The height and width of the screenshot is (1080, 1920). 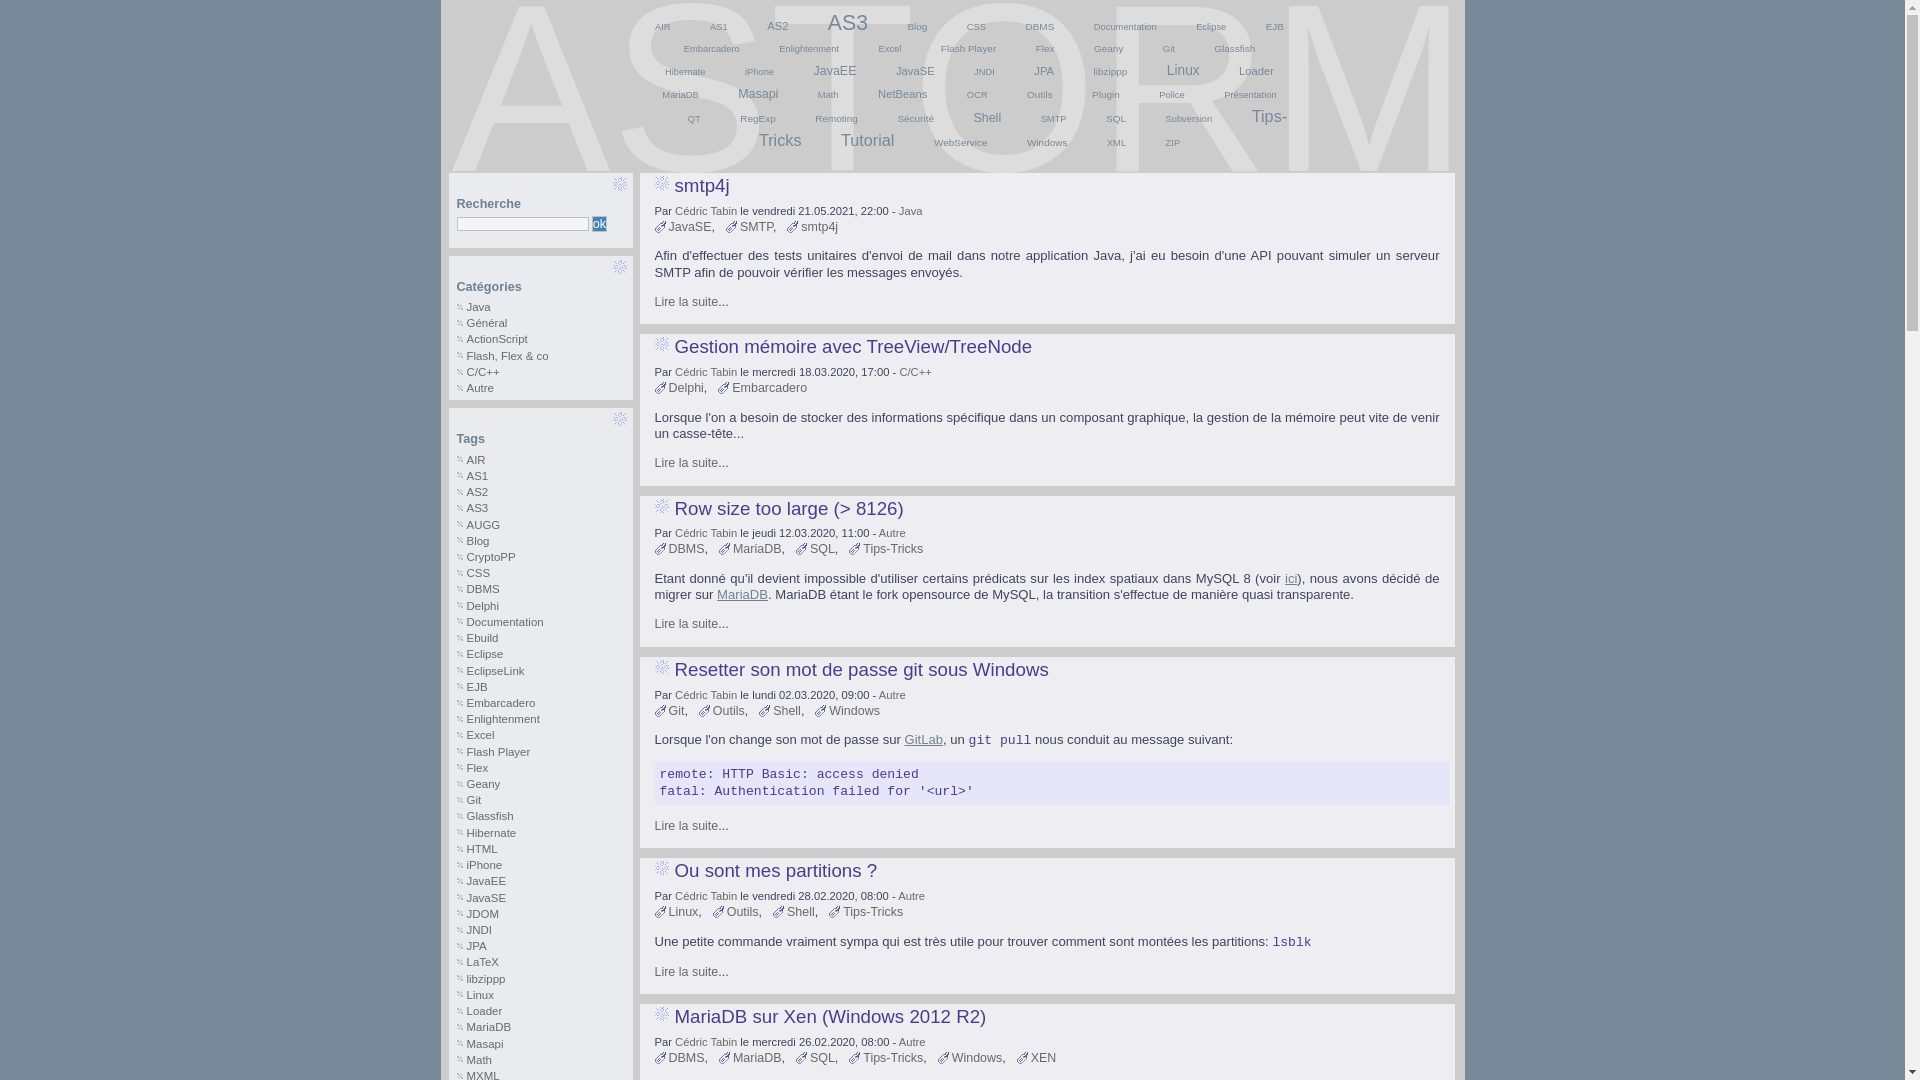 What do you see at coordinates (1093, 27) in the screenshot?
I see `'Documentation'` at bounding box center [1093, 27].